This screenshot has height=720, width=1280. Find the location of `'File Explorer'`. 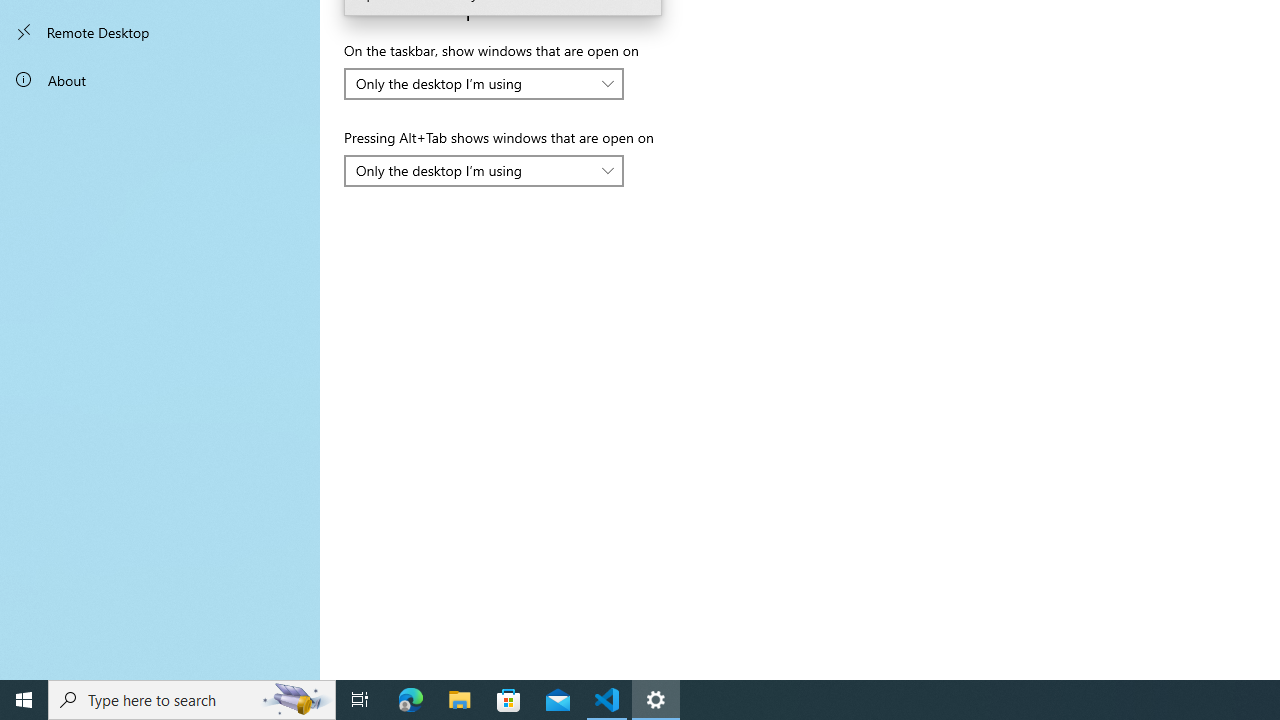

'File Explorer' is located at coordinates (459, 698).